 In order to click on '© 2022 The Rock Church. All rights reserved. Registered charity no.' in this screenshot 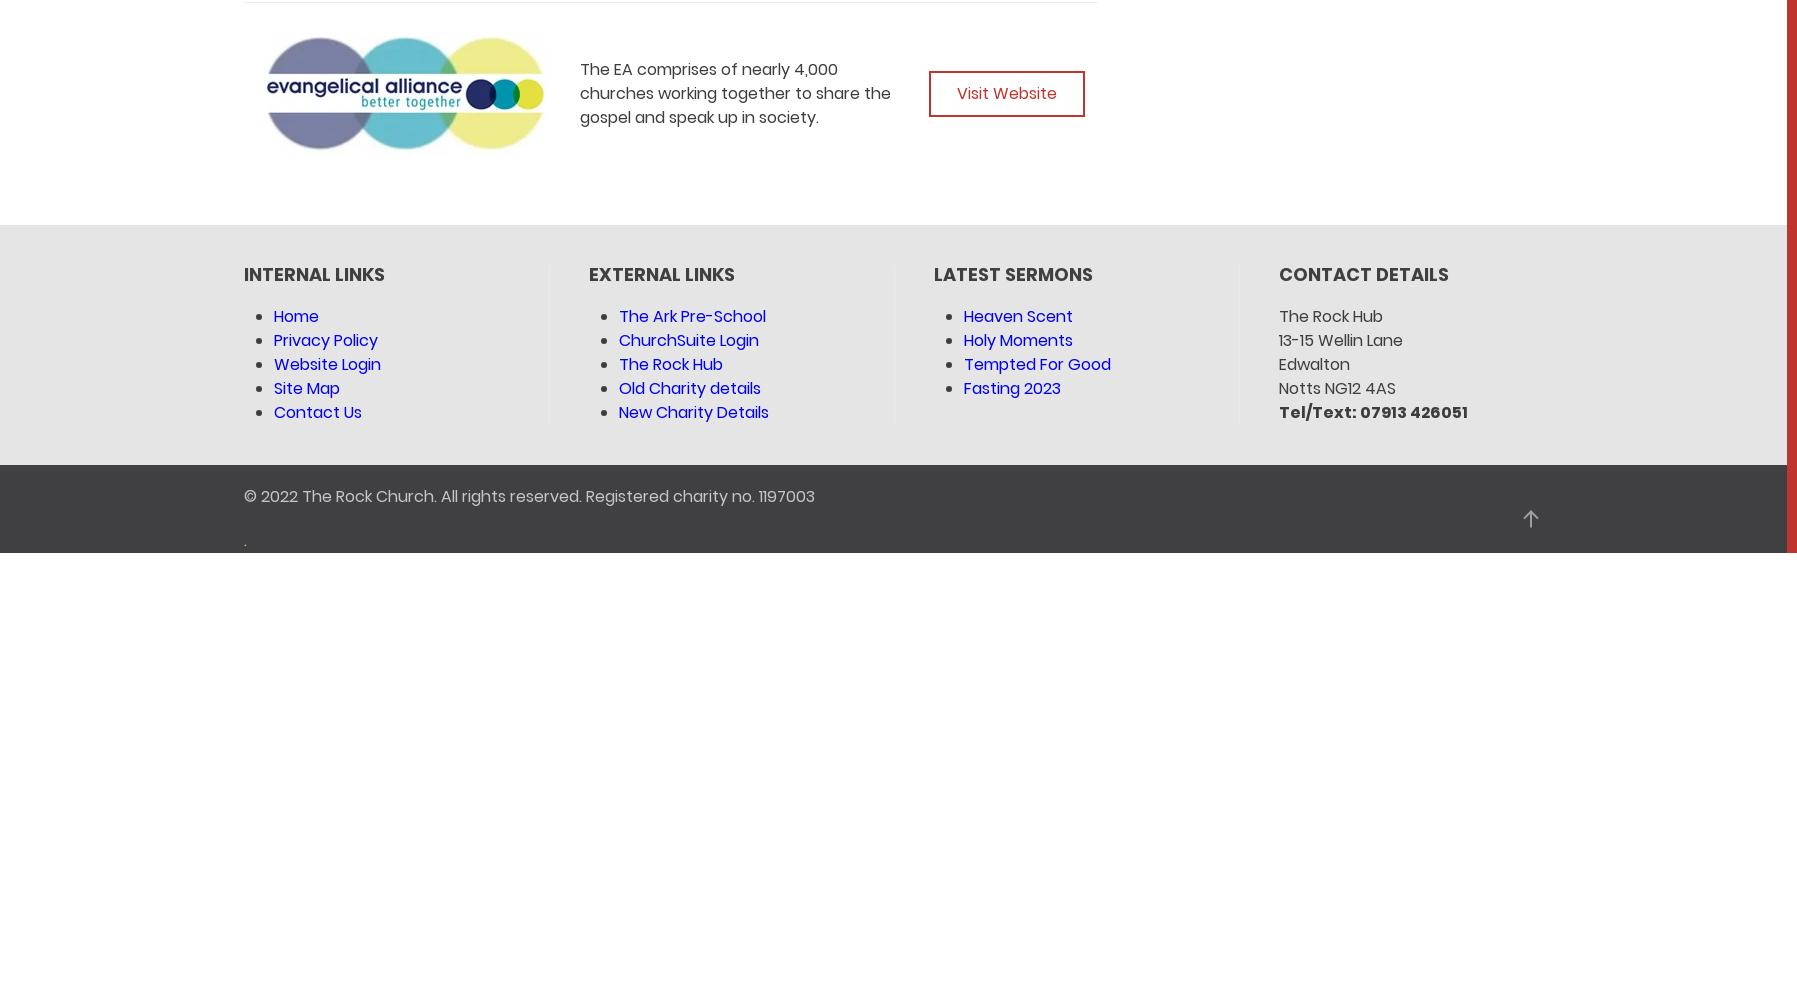, I will do `click(499, 494)`.